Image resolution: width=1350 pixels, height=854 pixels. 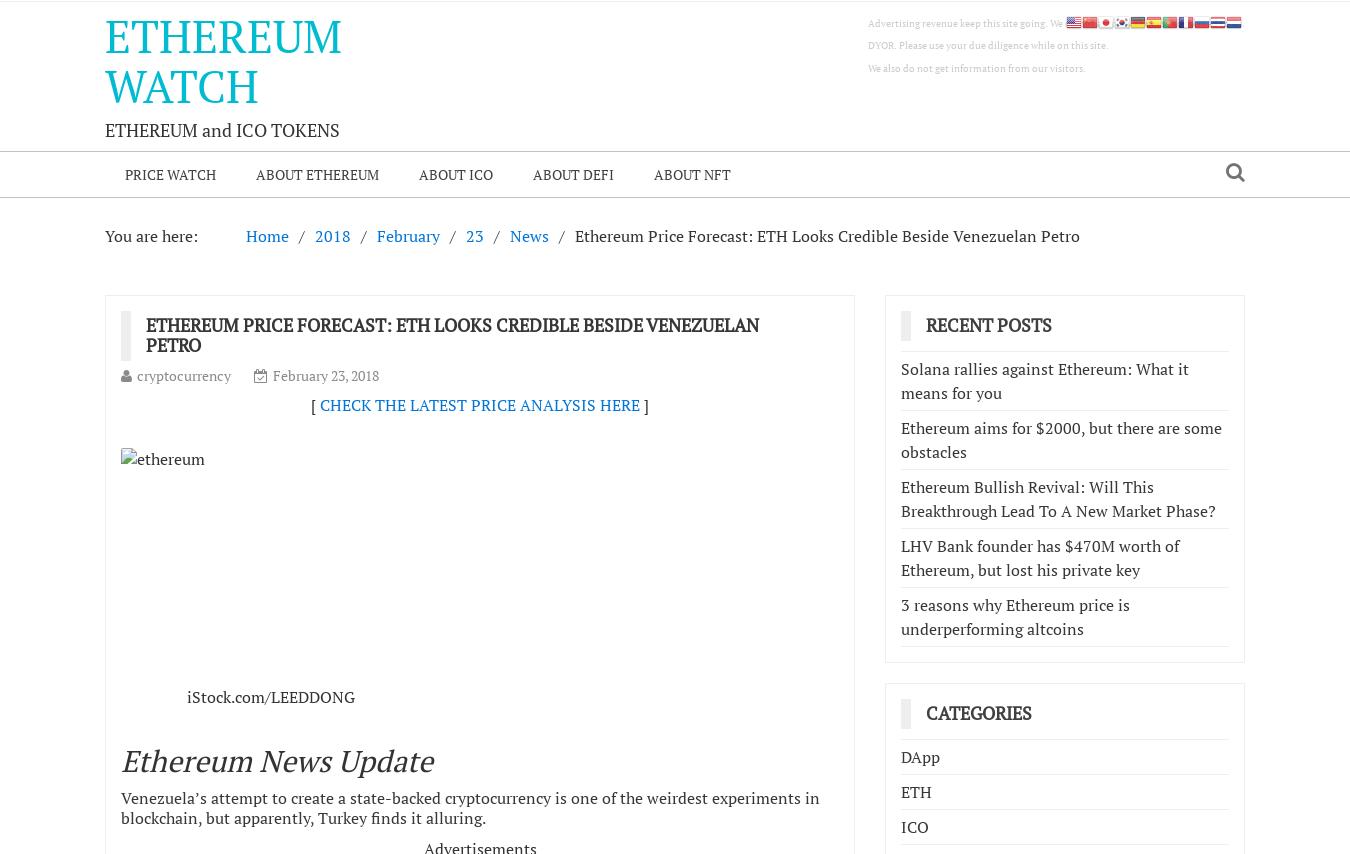 I want to click on '23', so click(x=474, y=235).